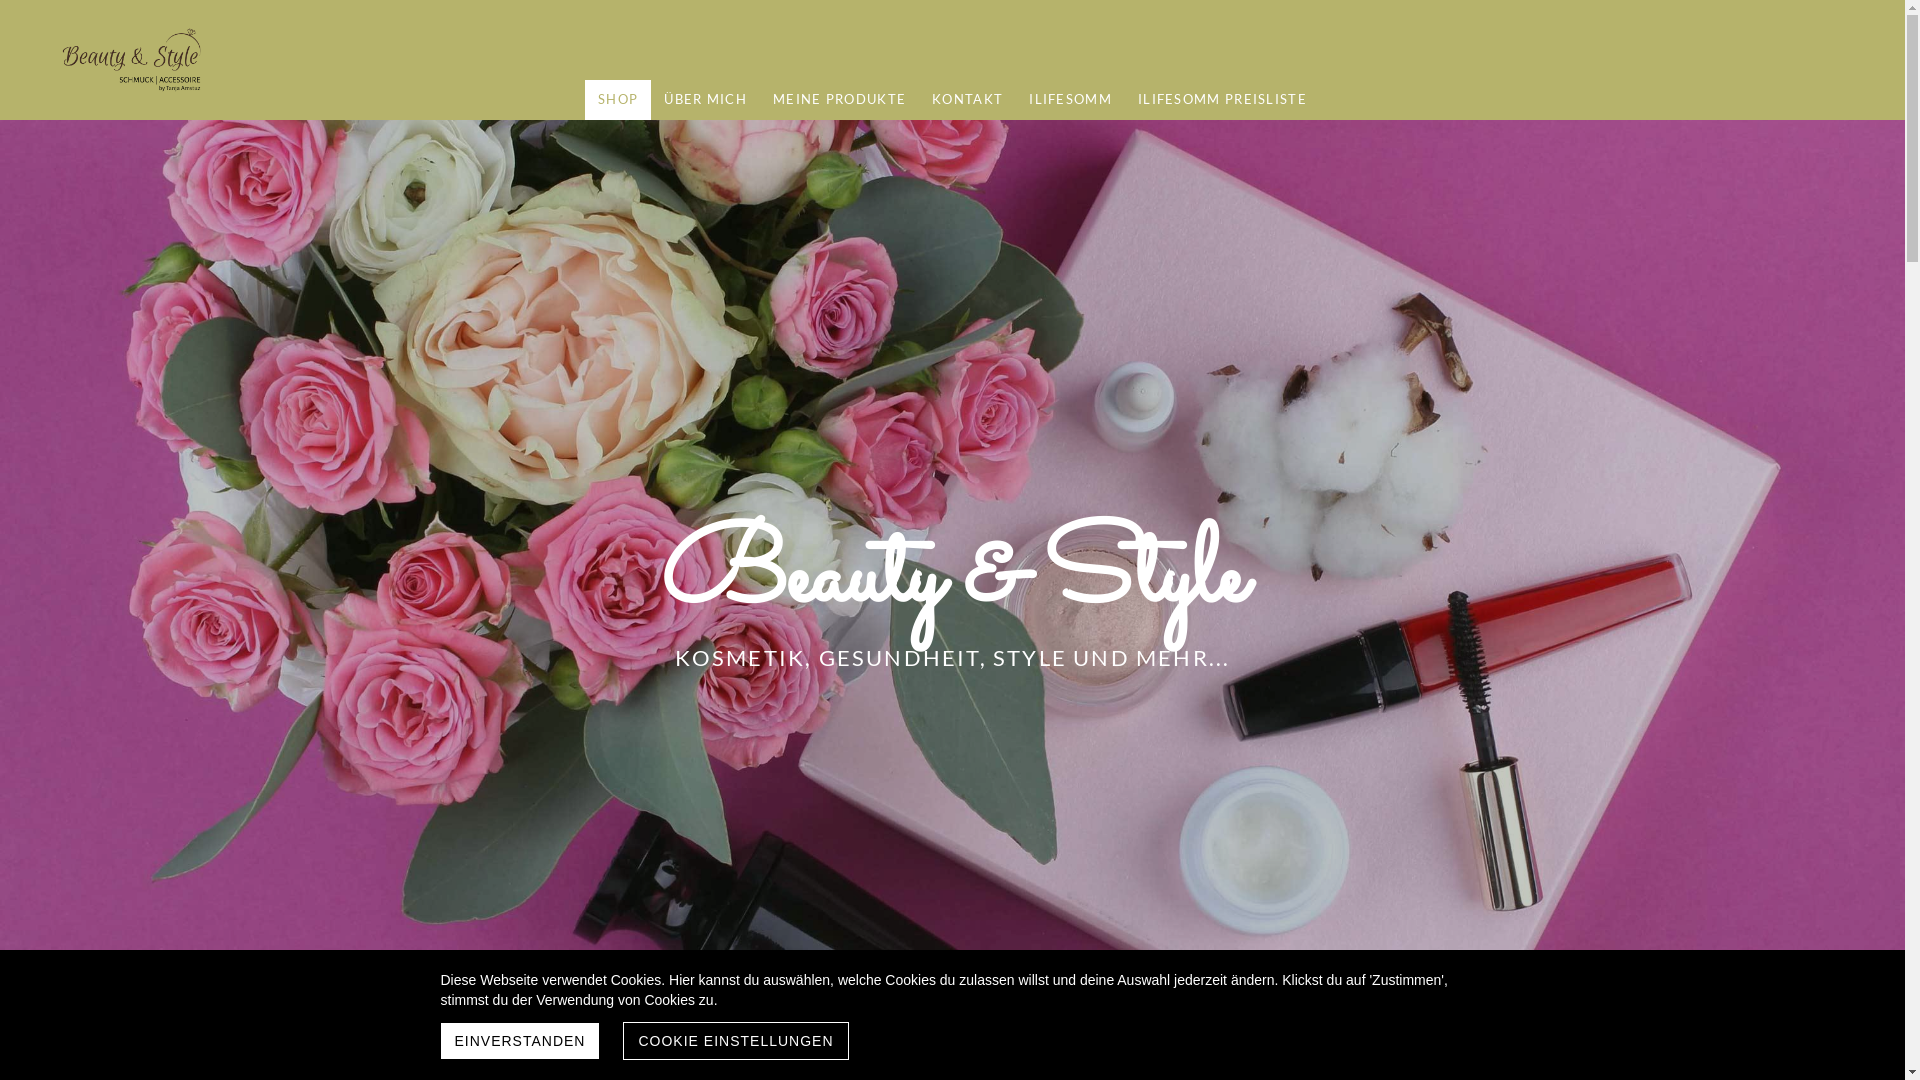 The width and height of the screenshot is (1920, 1080). I want to click on 'COOKIE EINSTELLUNGEN', so click(734, 1040).